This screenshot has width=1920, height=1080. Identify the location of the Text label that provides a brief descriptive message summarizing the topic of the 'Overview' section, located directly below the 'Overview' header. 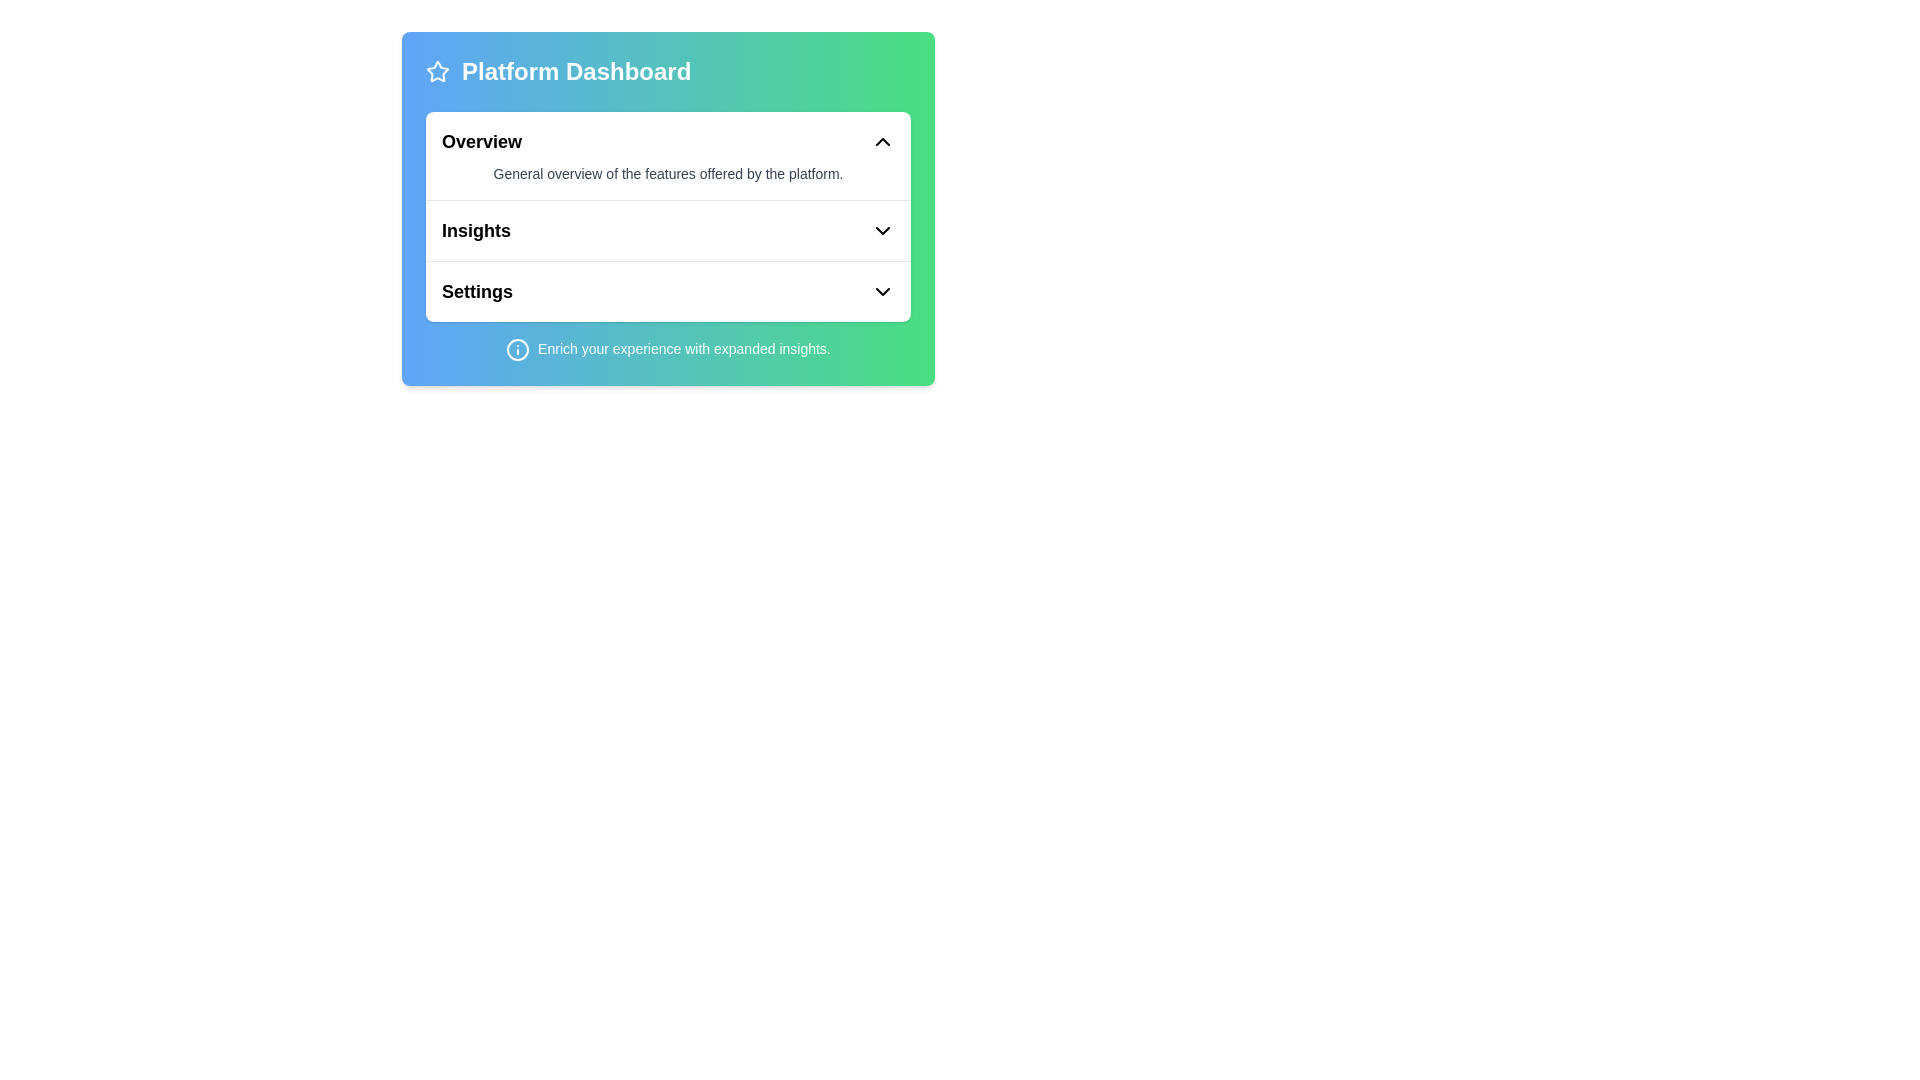
(668, 172).